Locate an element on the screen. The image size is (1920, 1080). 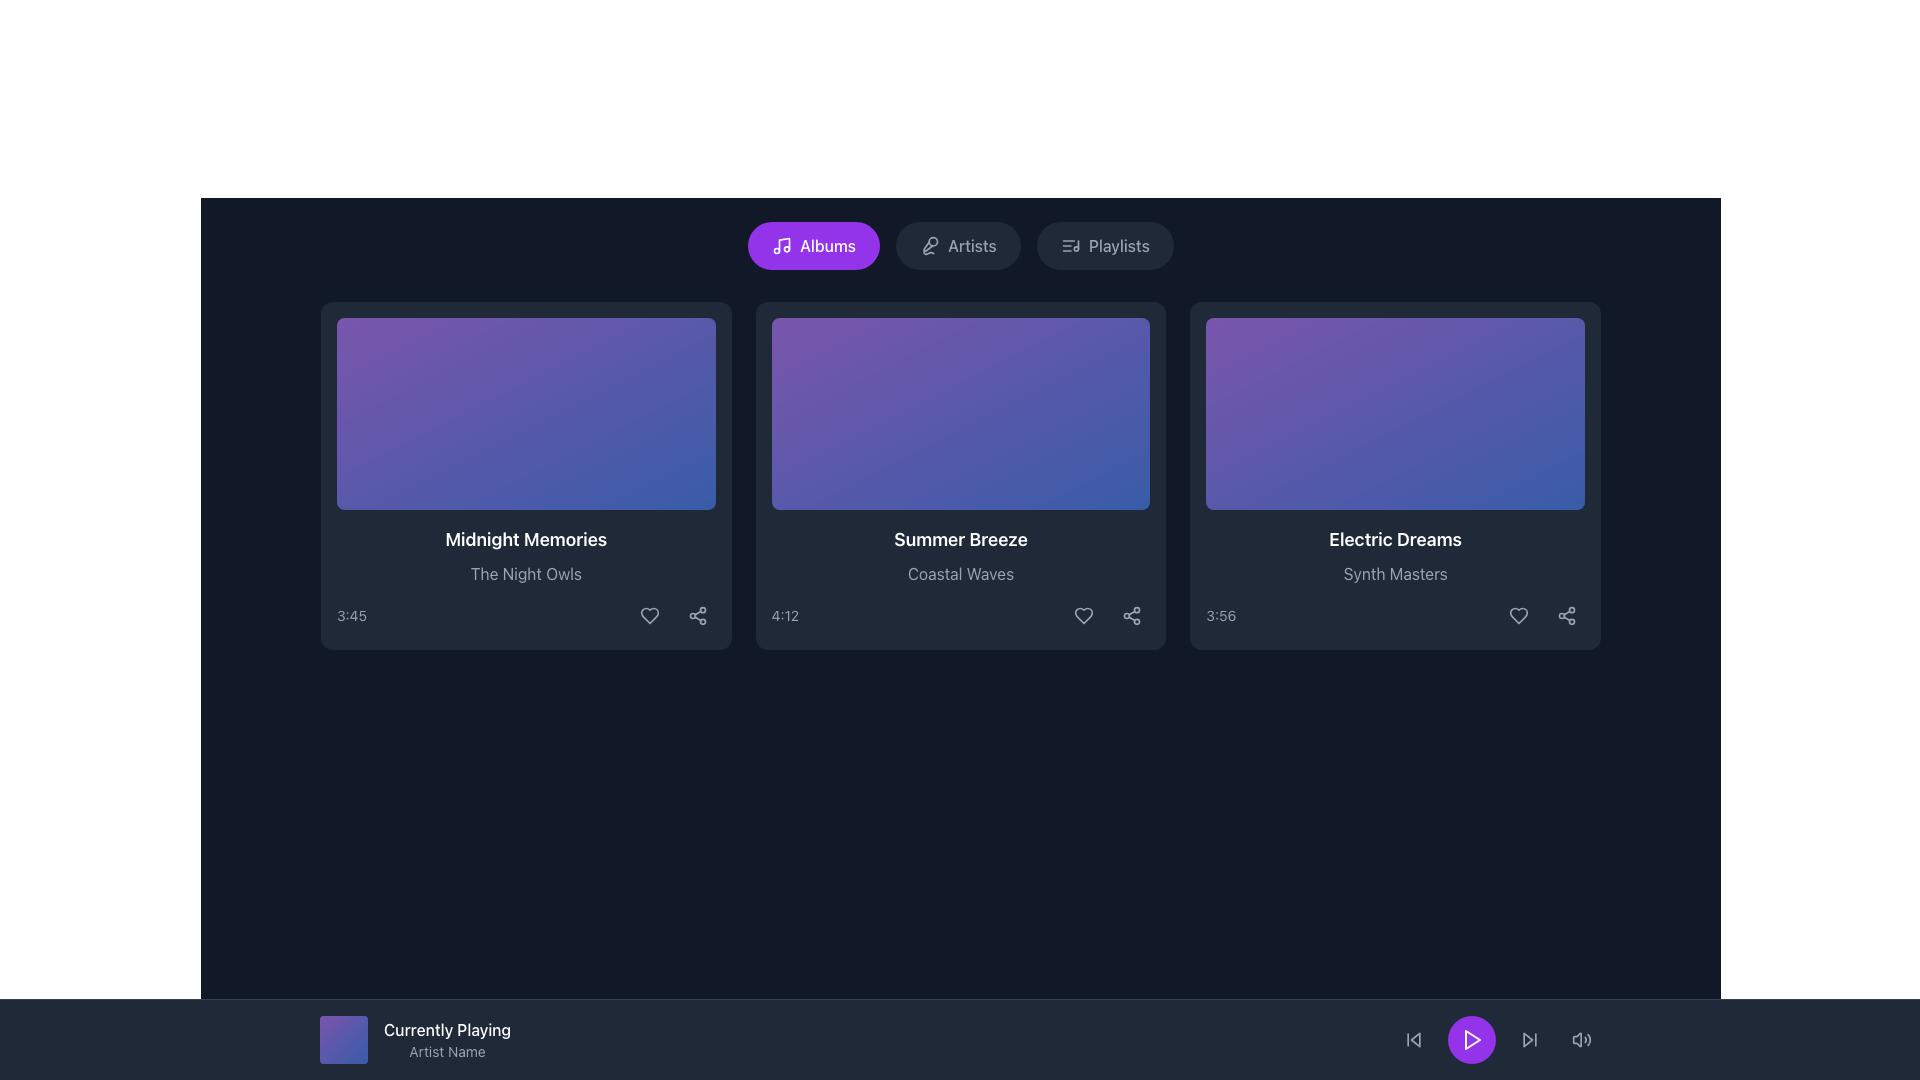
the heart icon outlined in gray, located at the bottom-right corner of the 'Summer Breeze' album card, to change its color to pink is located at coordinates (1083, 615).